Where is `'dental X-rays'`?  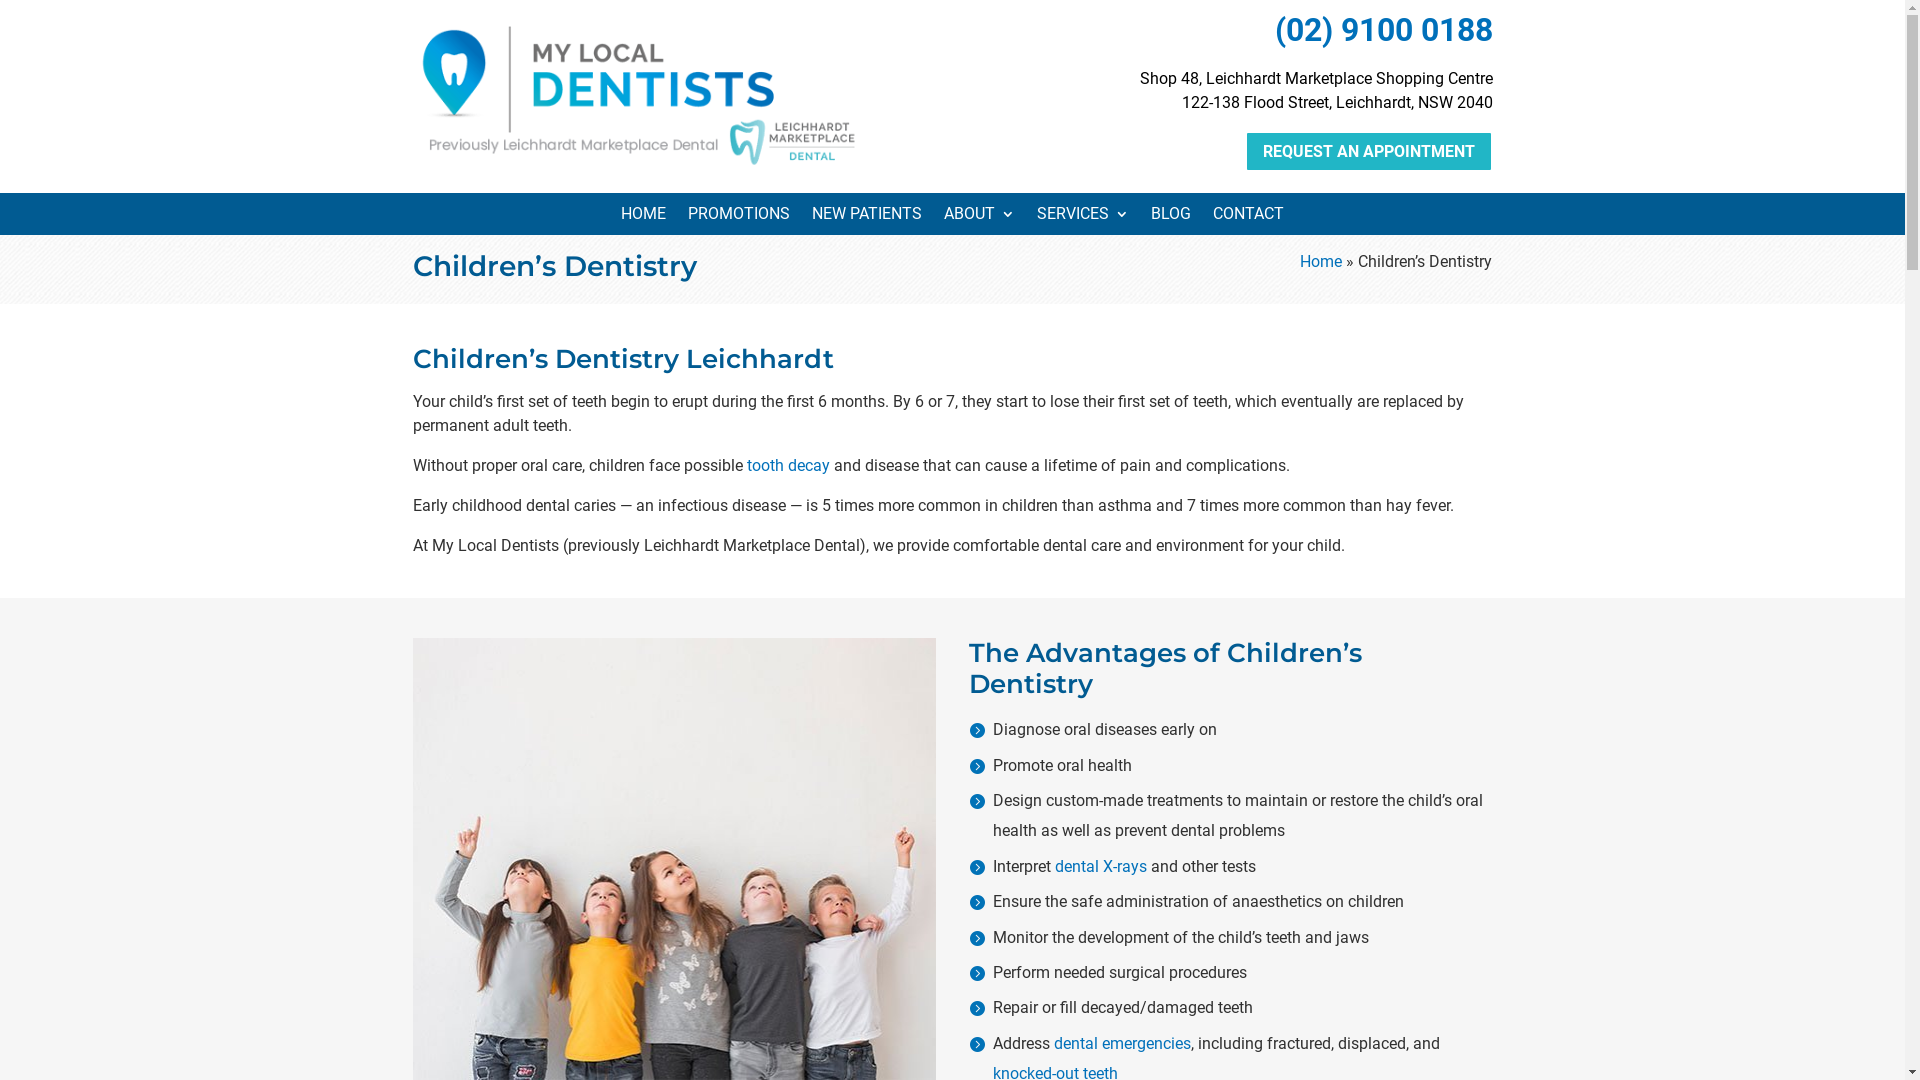 'dental X-rays' is located at coordinates (1099, 865).